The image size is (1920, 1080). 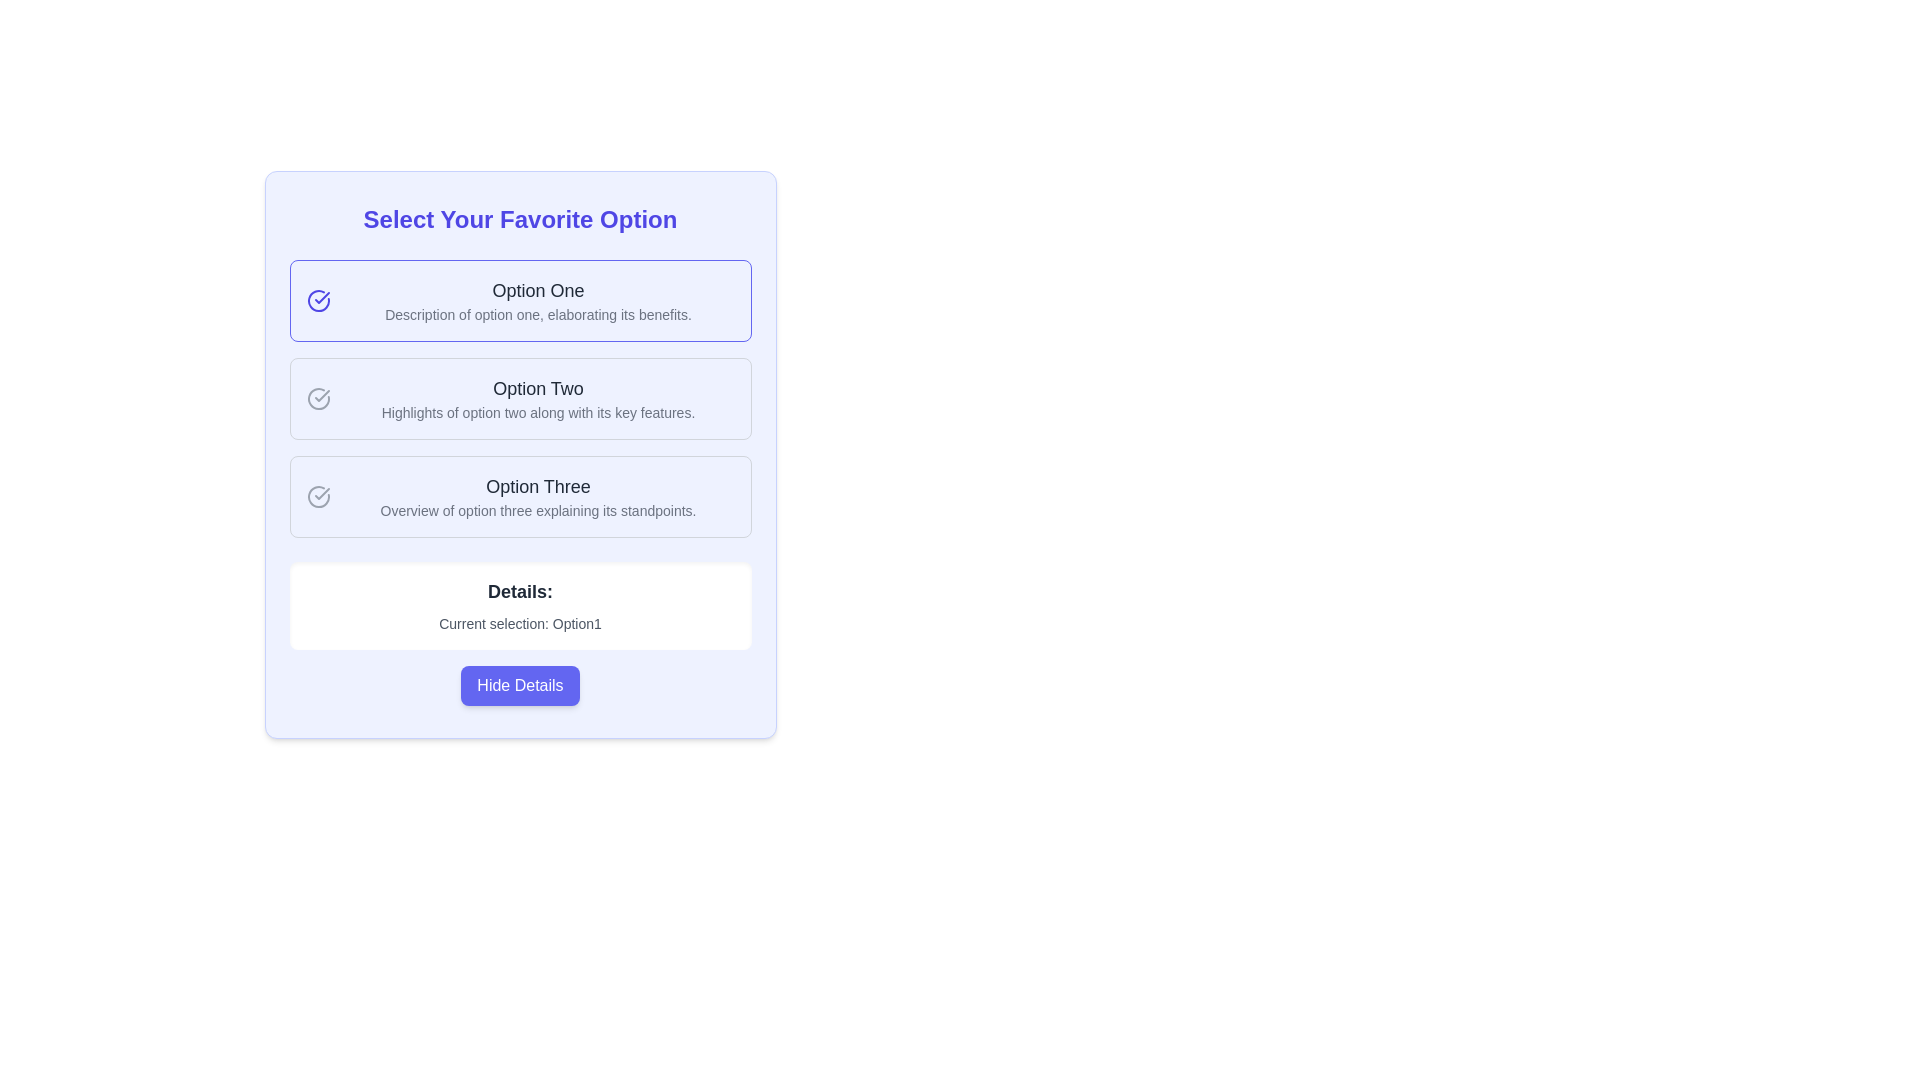 What do you see at coordinates (538, 290) in the screenshot?
I see `text from the 'Option One' text element, which is the first selectable option in a list, displayed in bold dark gray on a light gray background` at bounding box center [538, 290].